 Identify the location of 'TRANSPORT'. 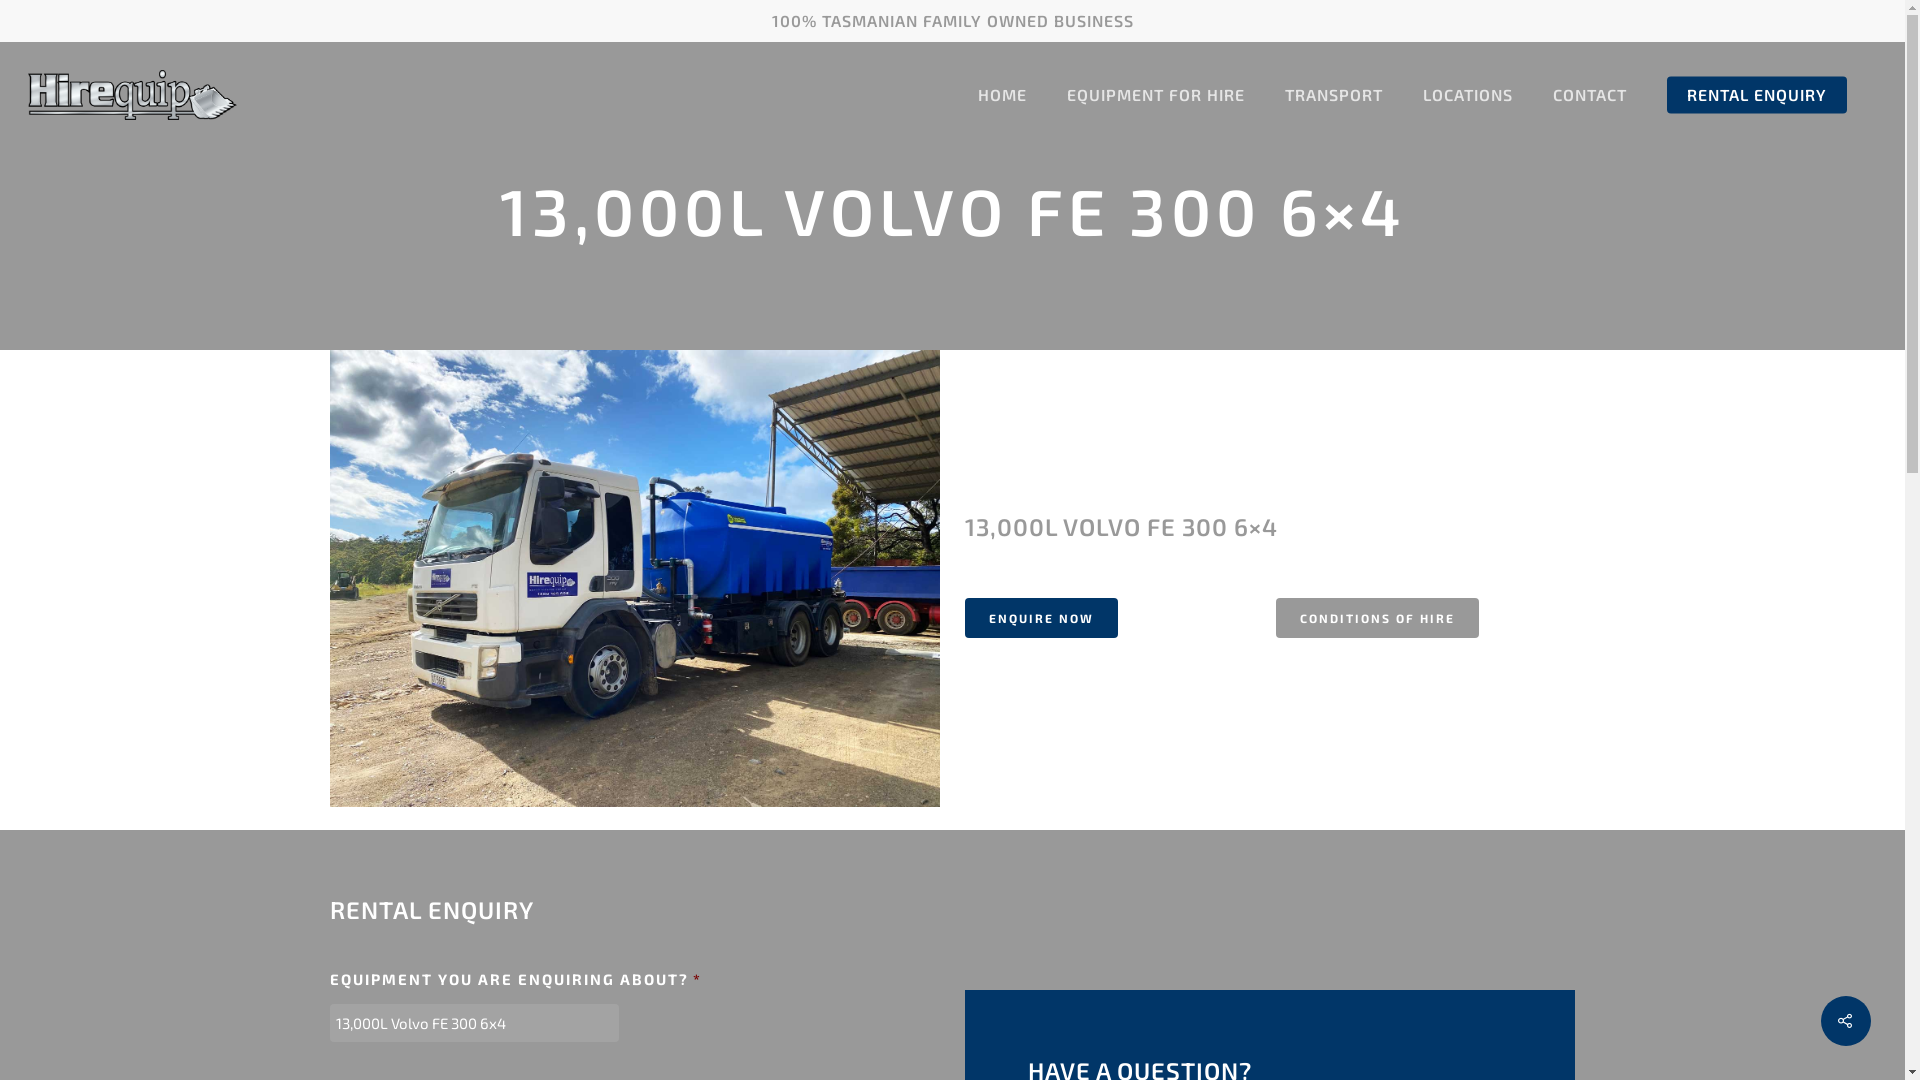
(1334, 95).